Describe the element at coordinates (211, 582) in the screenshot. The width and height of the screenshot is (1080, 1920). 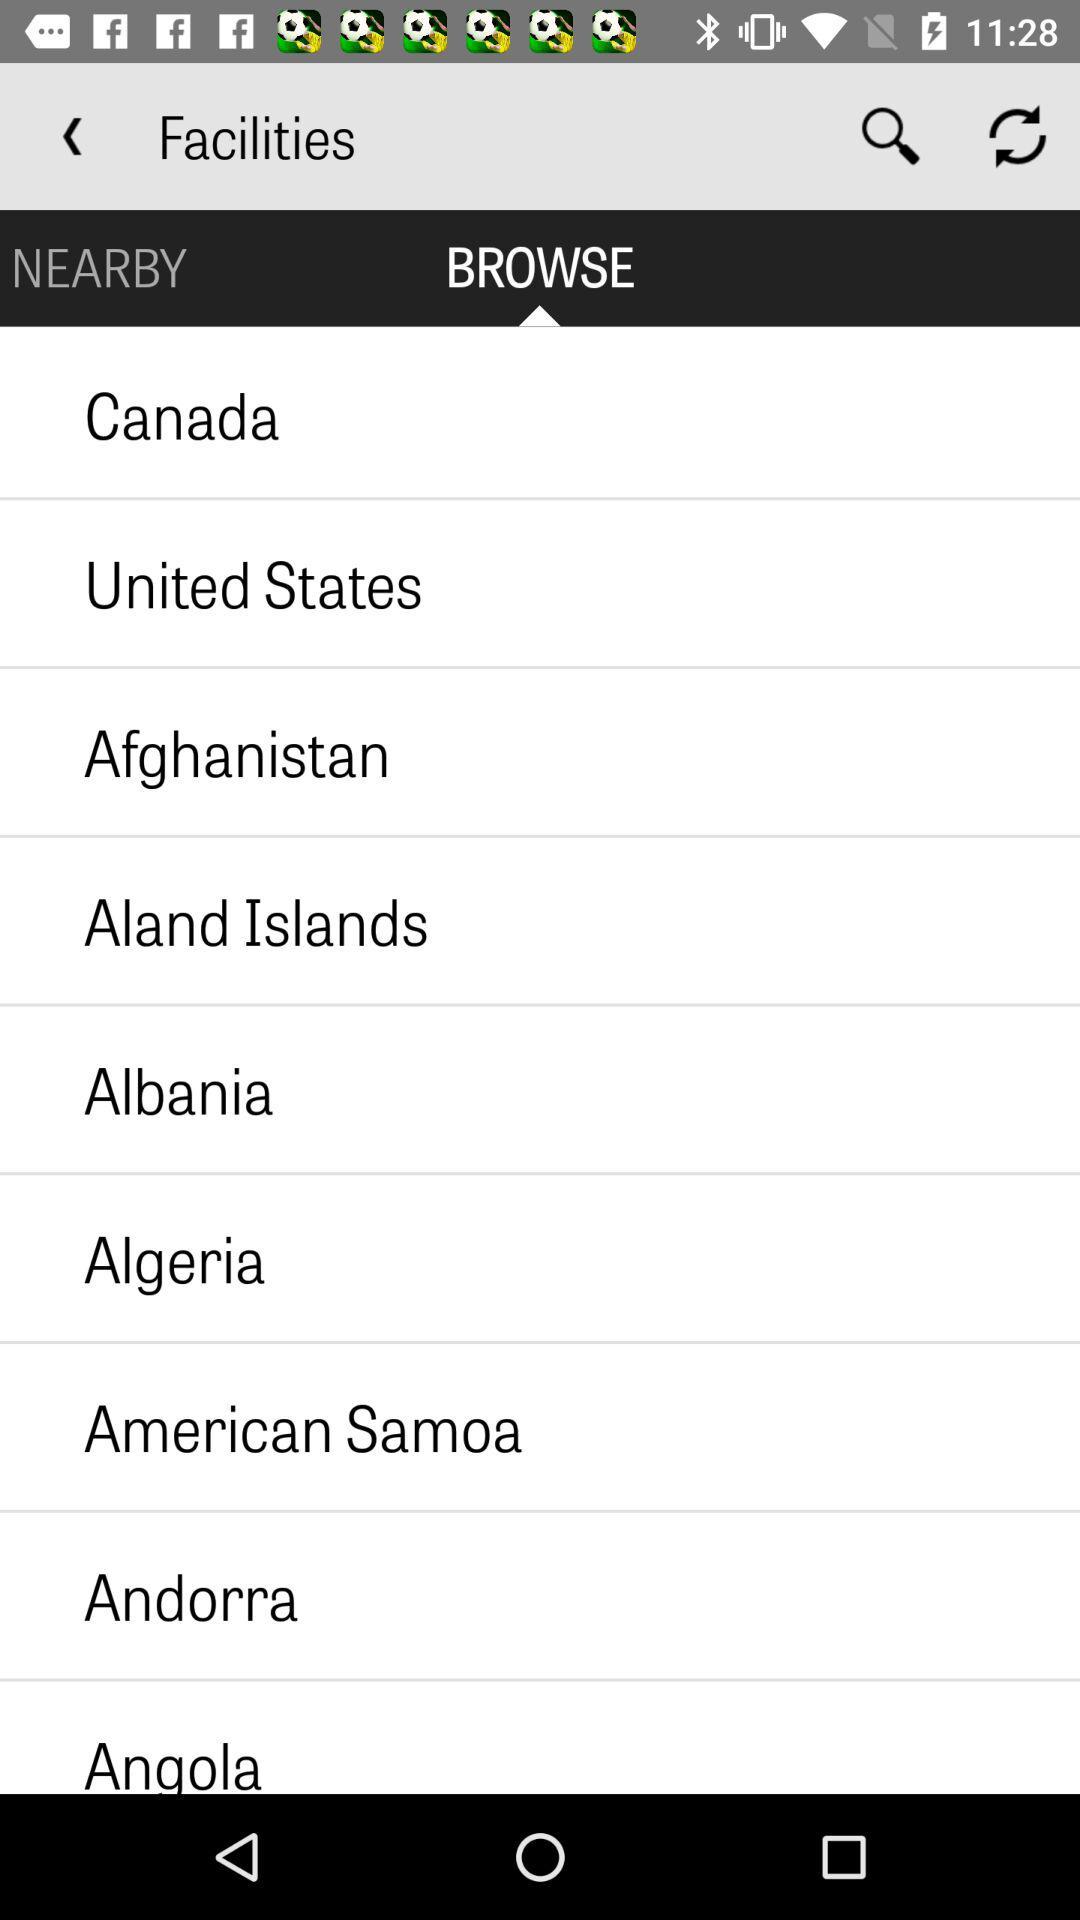
I see `the icon below the canada` at that location.